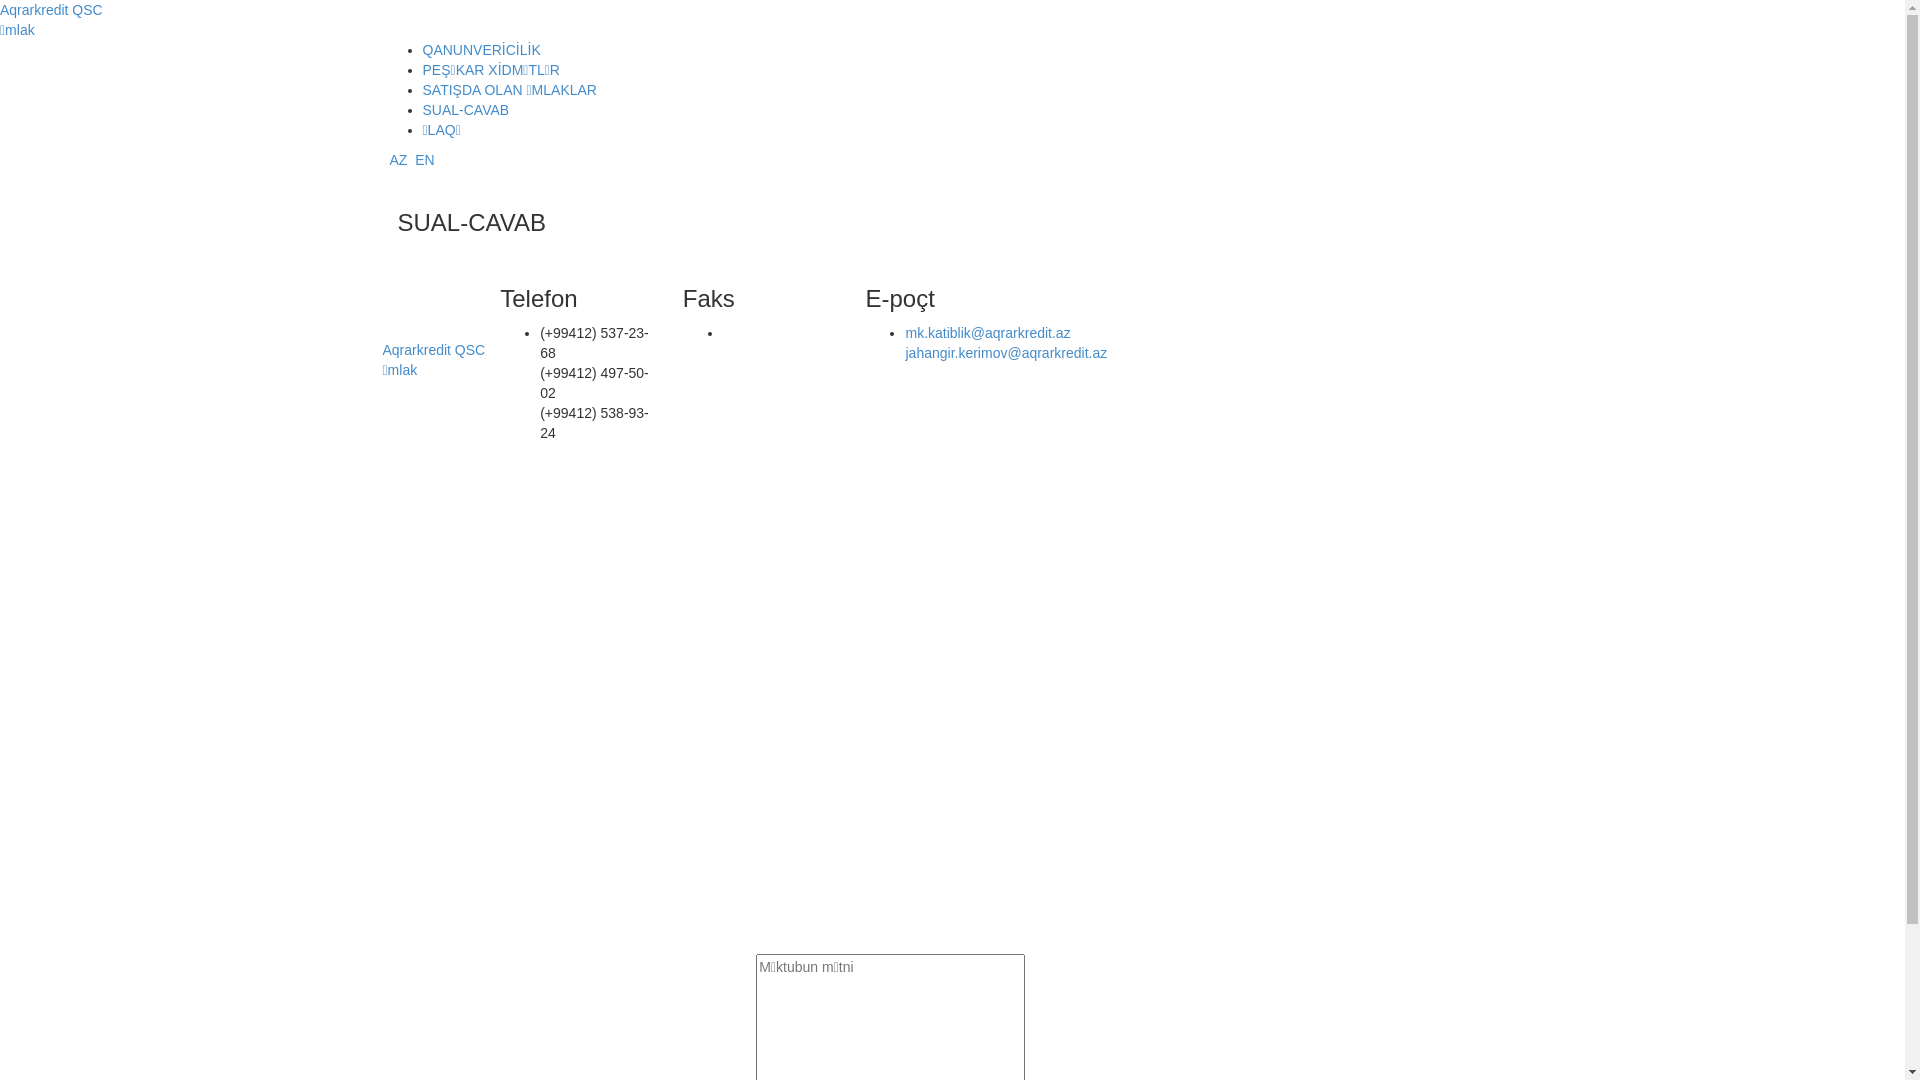  I want to click on 'EN', so click(423, 158).